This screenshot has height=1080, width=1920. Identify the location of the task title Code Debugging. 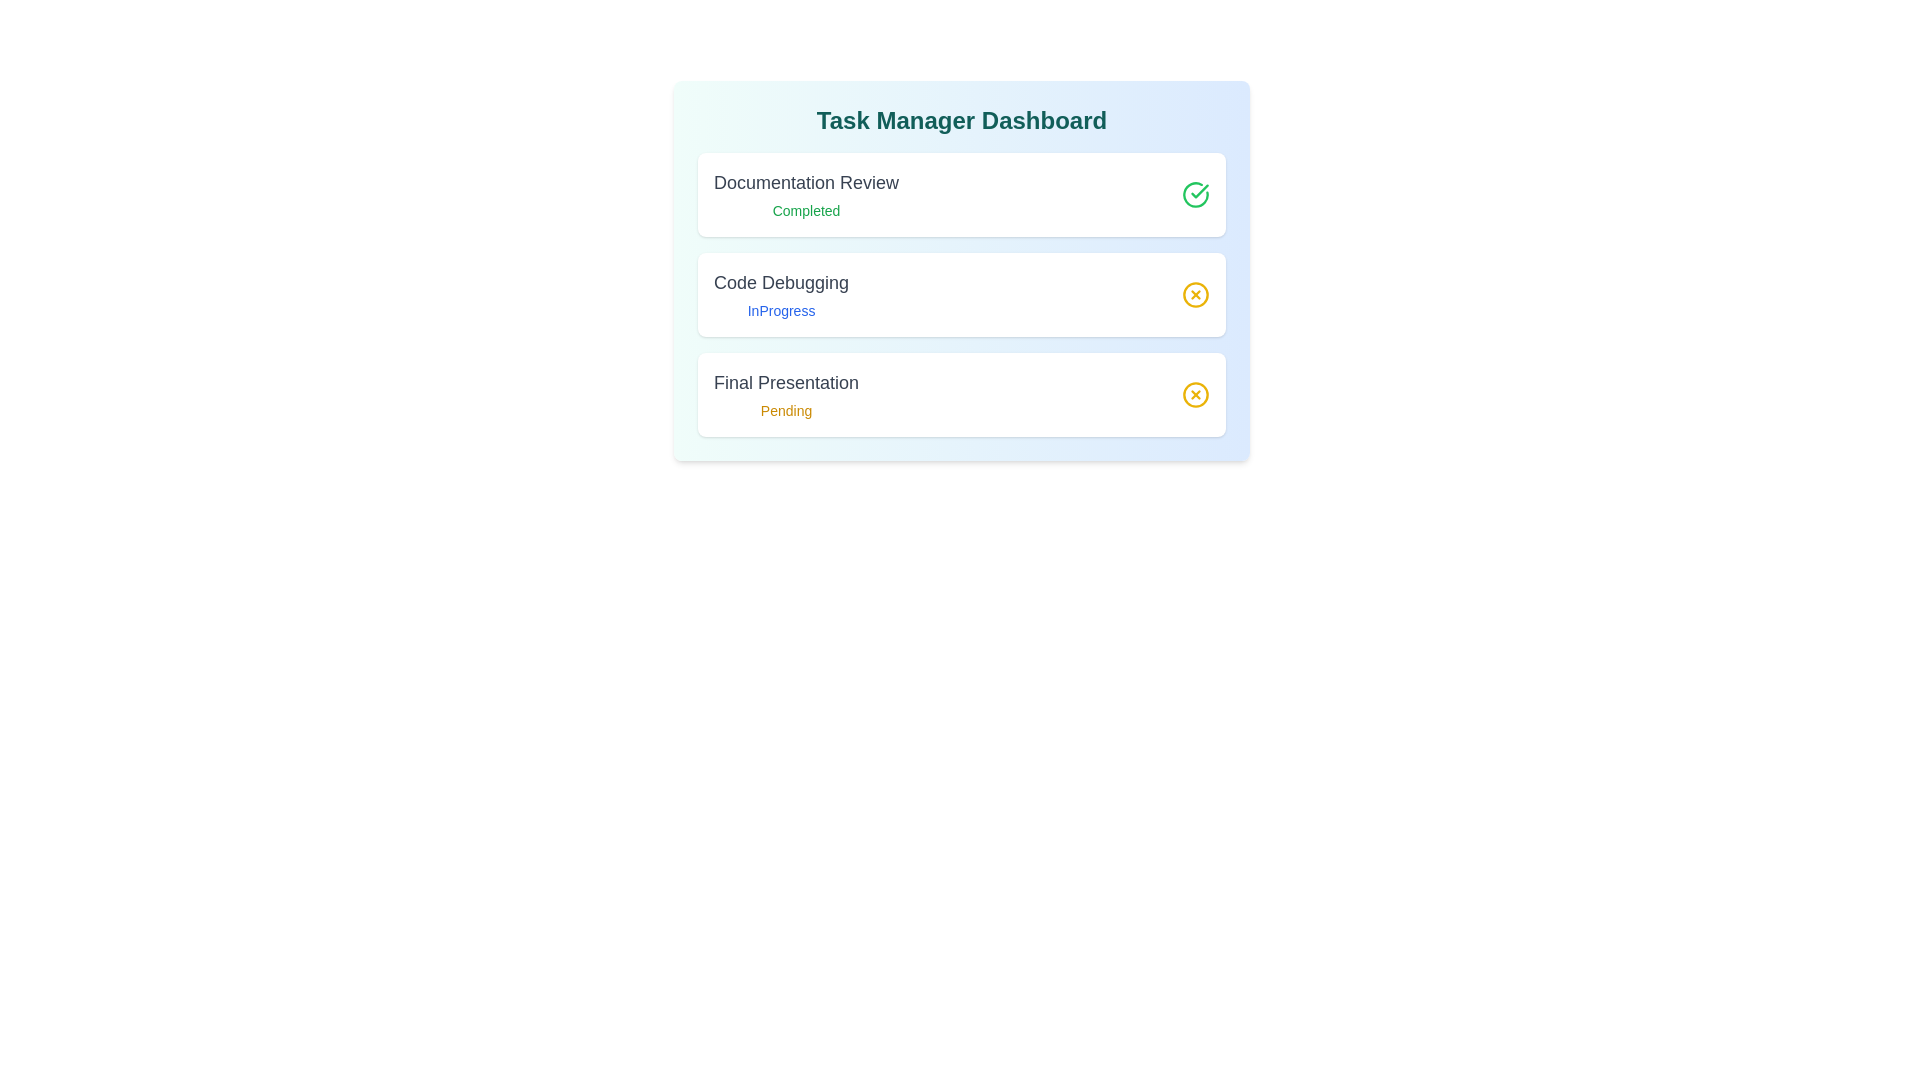
(780, 282).